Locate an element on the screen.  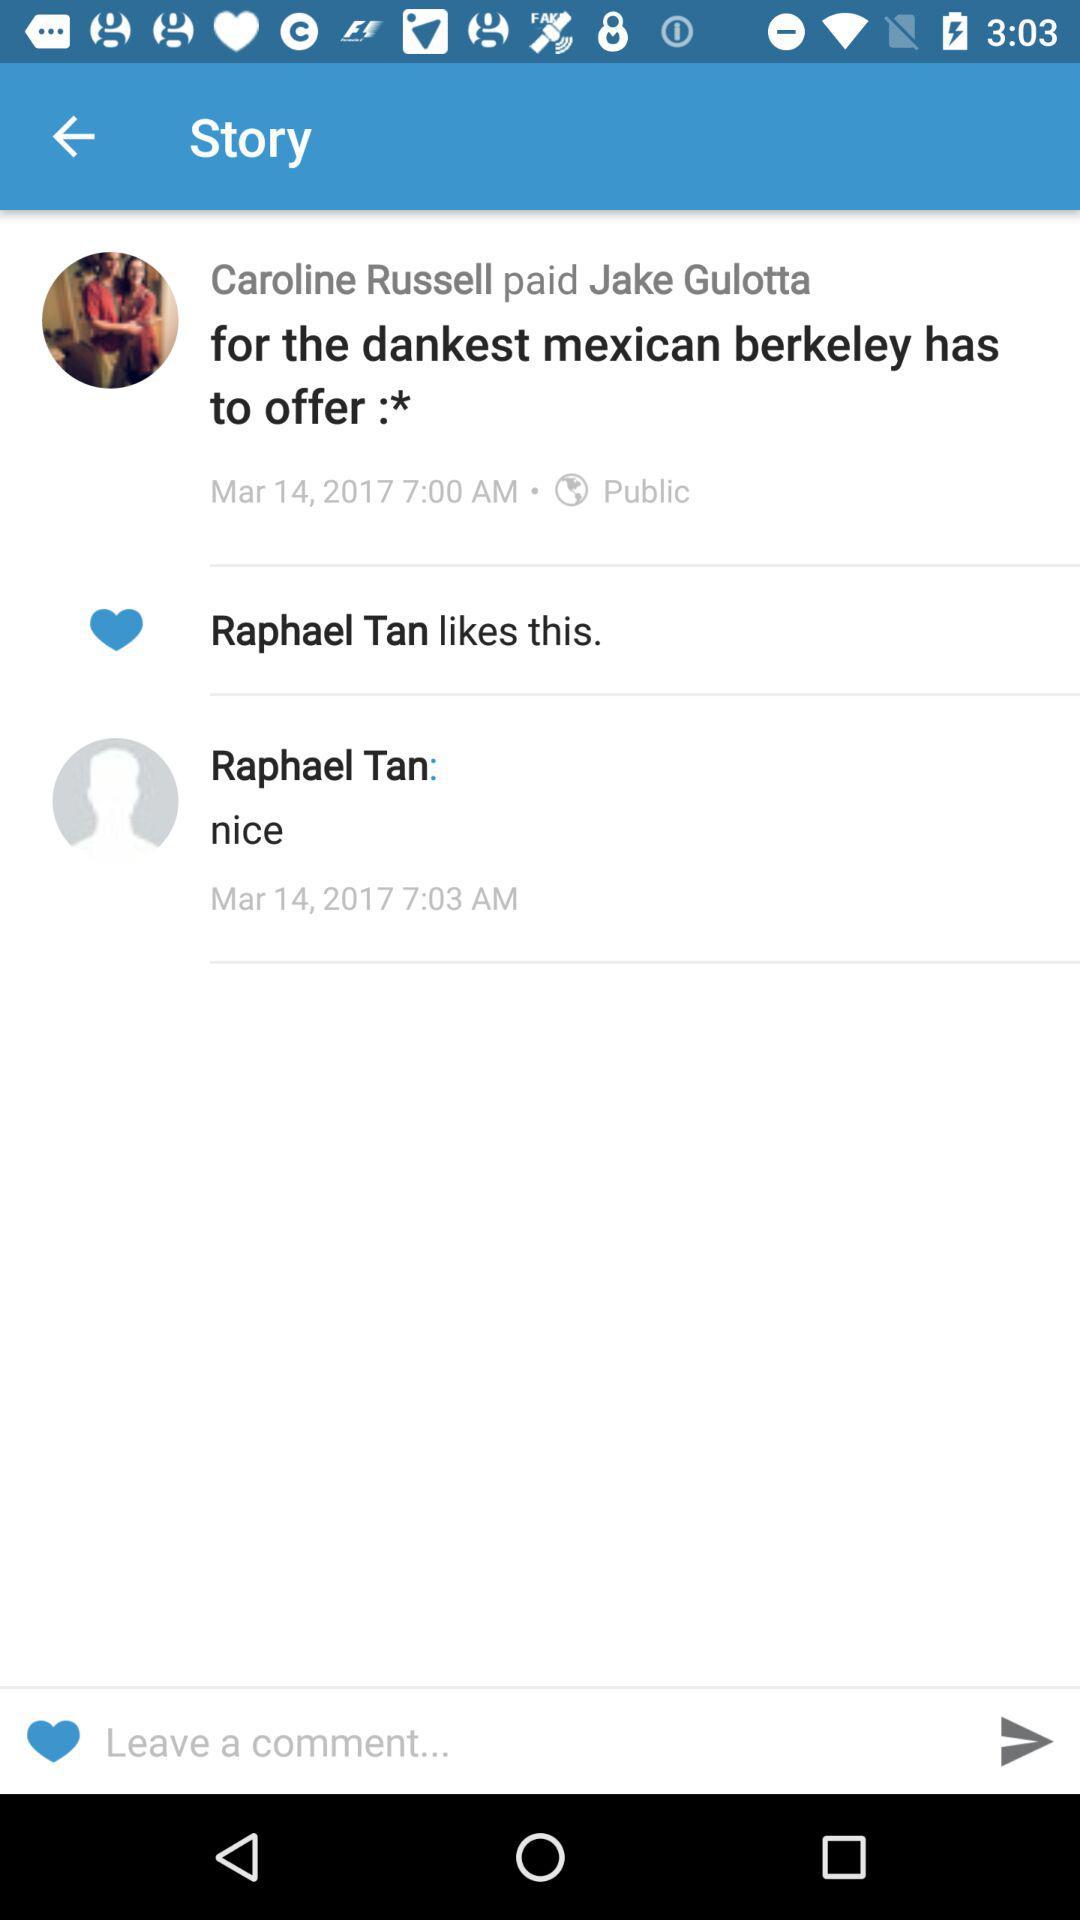
comments is located at coordinates (540, 1740).